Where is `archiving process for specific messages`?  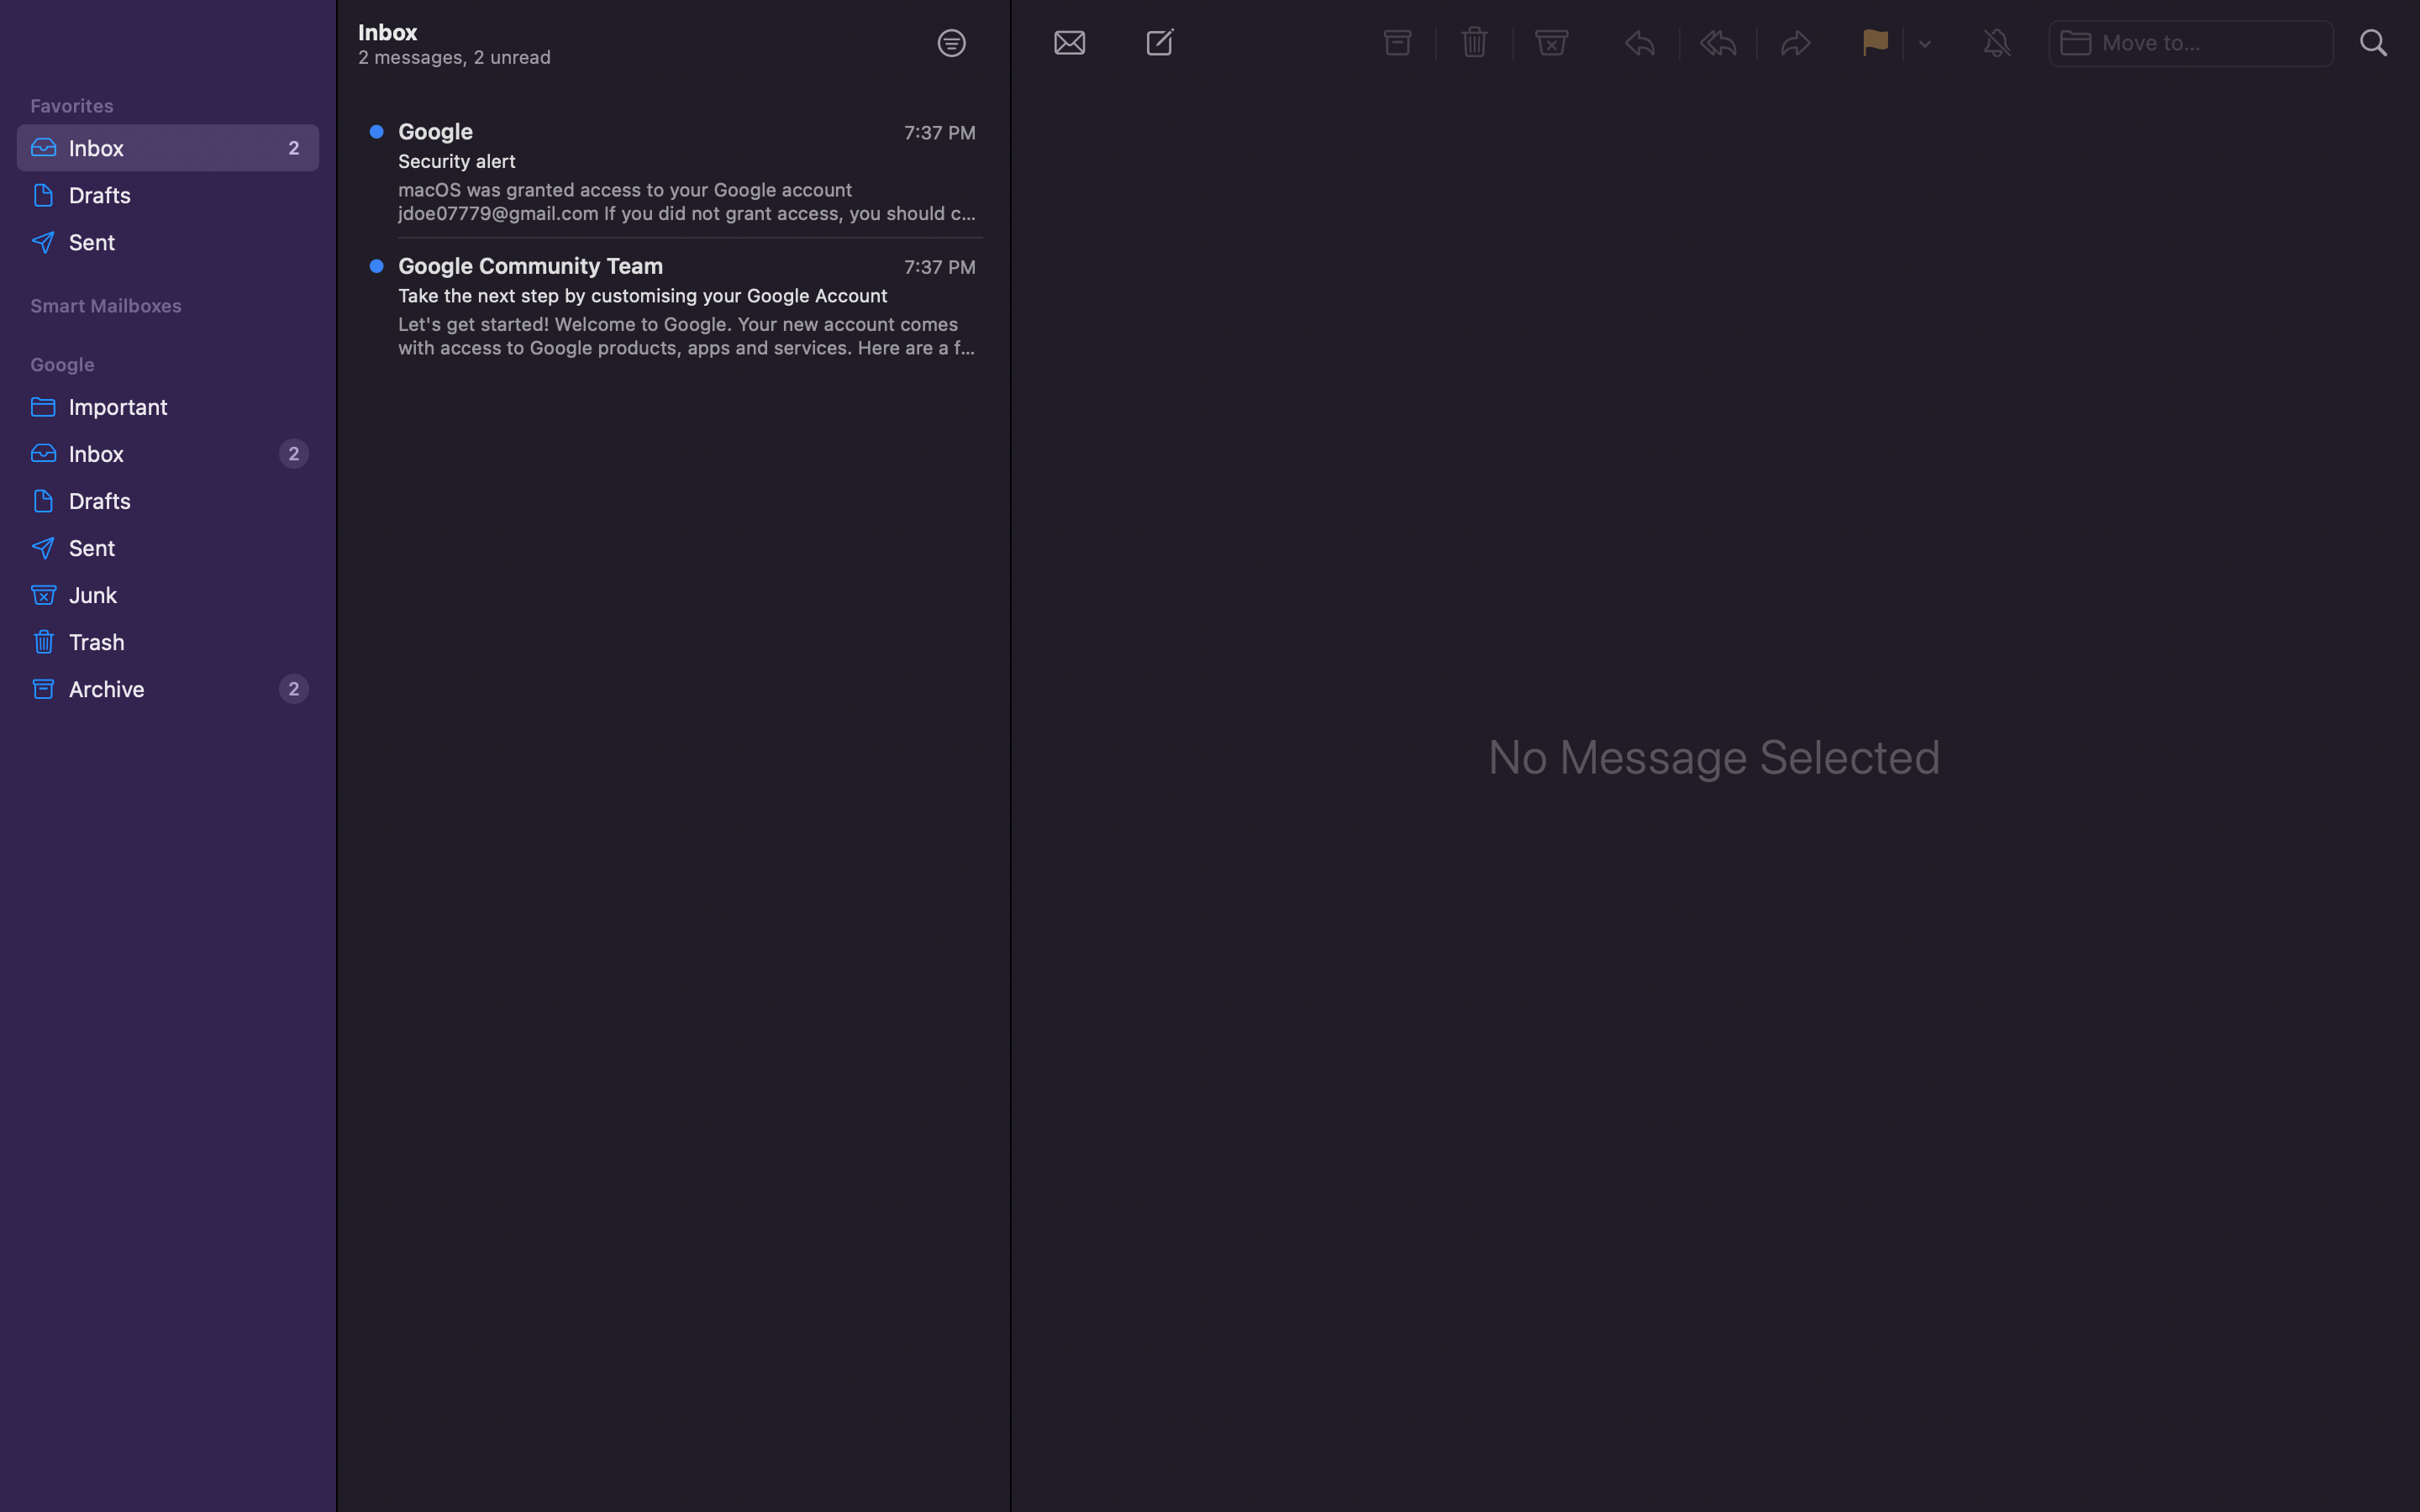 archiving process for specific messages is located at coordinates (1397, 44).